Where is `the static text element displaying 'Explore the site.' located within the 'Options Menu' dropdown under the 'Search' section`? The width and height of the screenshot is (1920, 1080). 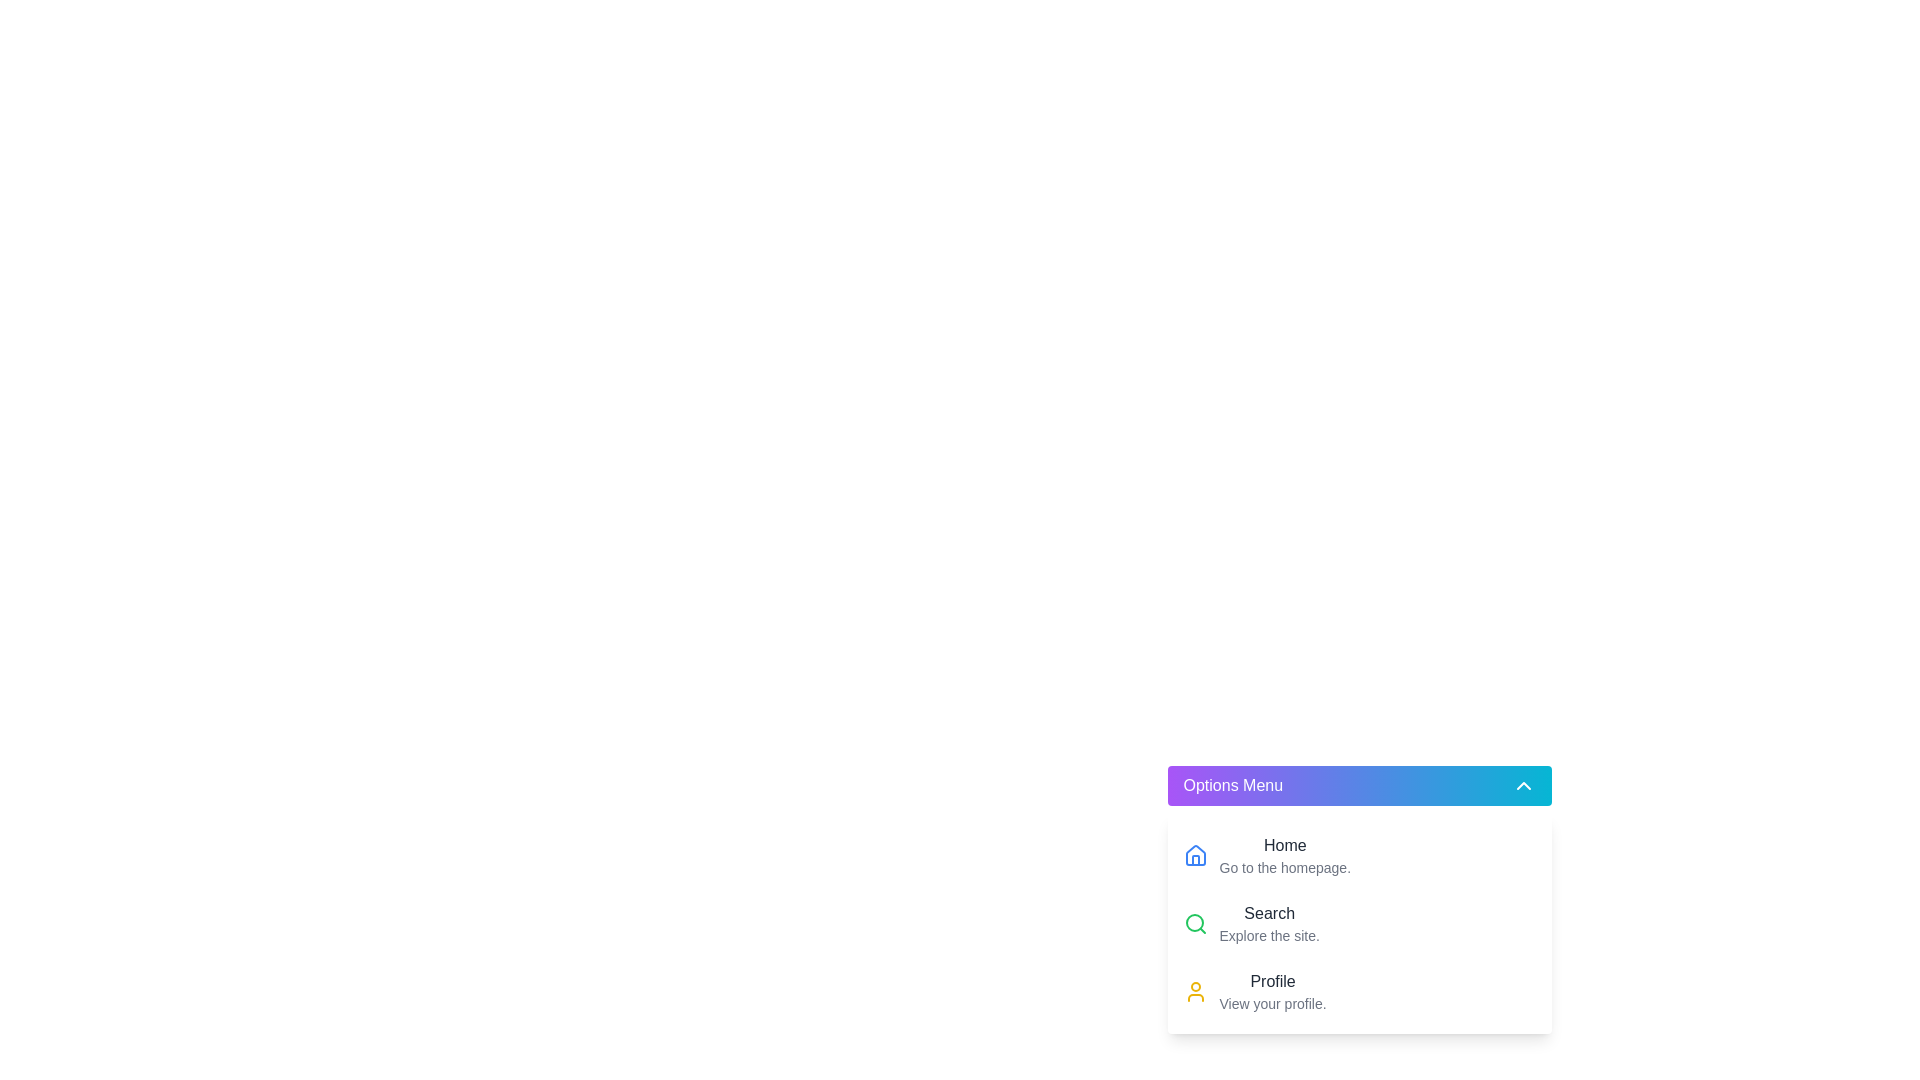 the static text element displaying 'Explore the site.' located within the 'Options Menu' dropdown under the 'Search' section is located at coordinates (1268, 936).